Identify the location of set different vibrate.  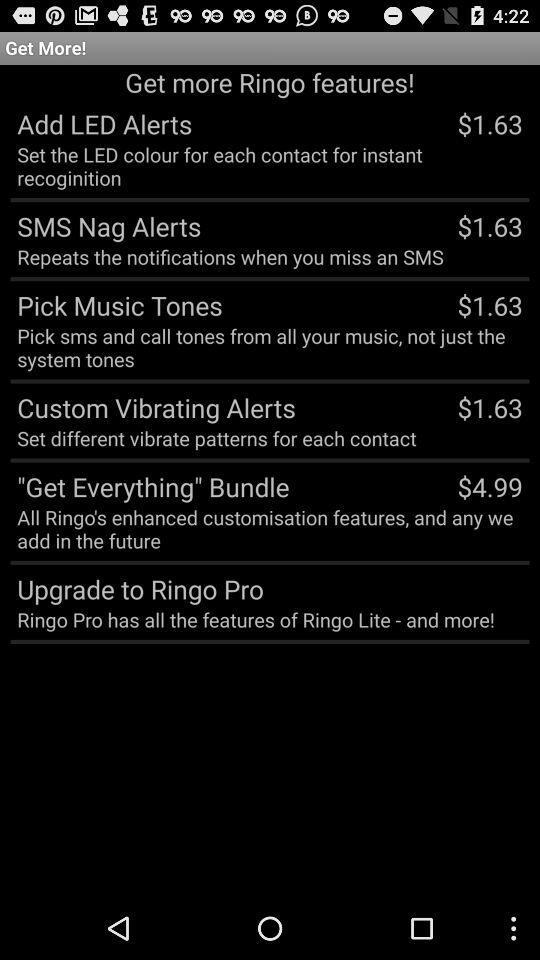
(215, 438).